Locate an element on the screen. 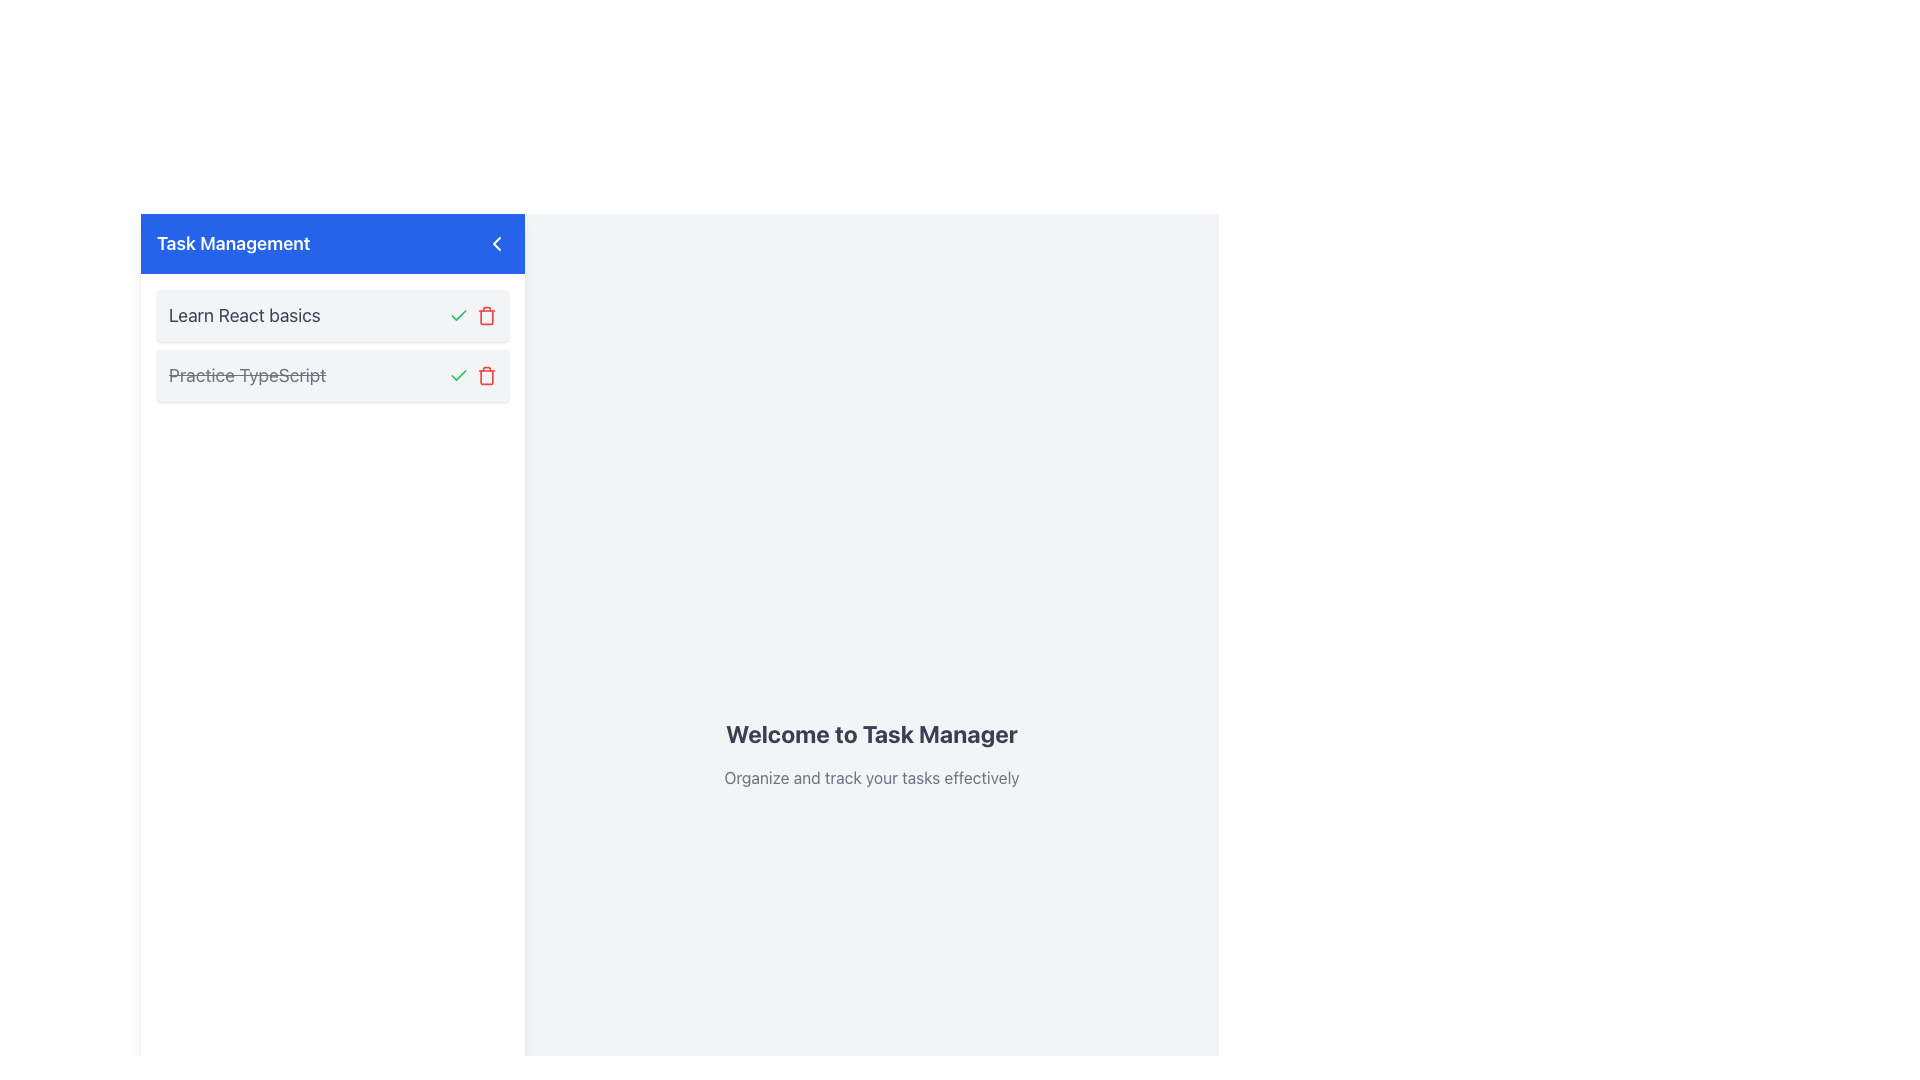 This screenshot has width=1920, height=1080. the completed task labeled 'Practice TypeScript' in the 'Task Management' list is located at coordinates (332, 375).